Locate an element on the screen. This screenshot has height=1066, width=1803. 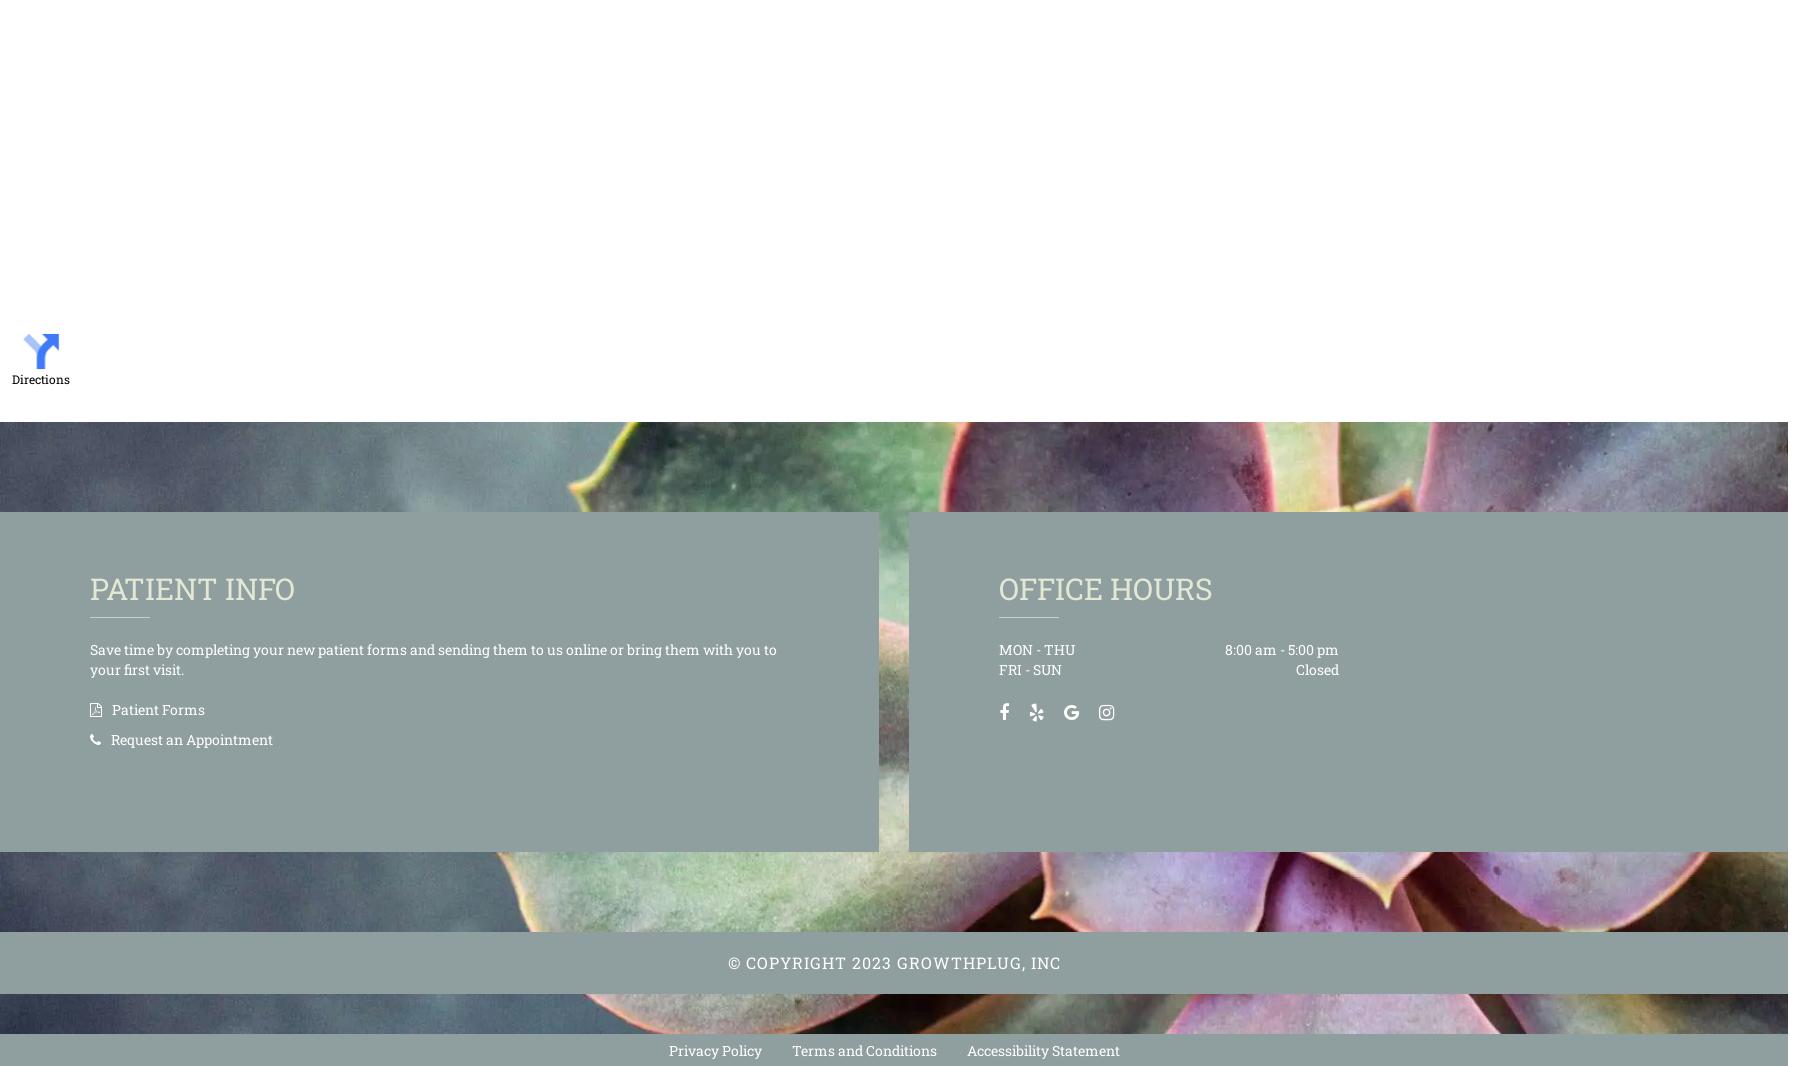
'GrowthPlug, Inc' is located at coordinates (975, 961).